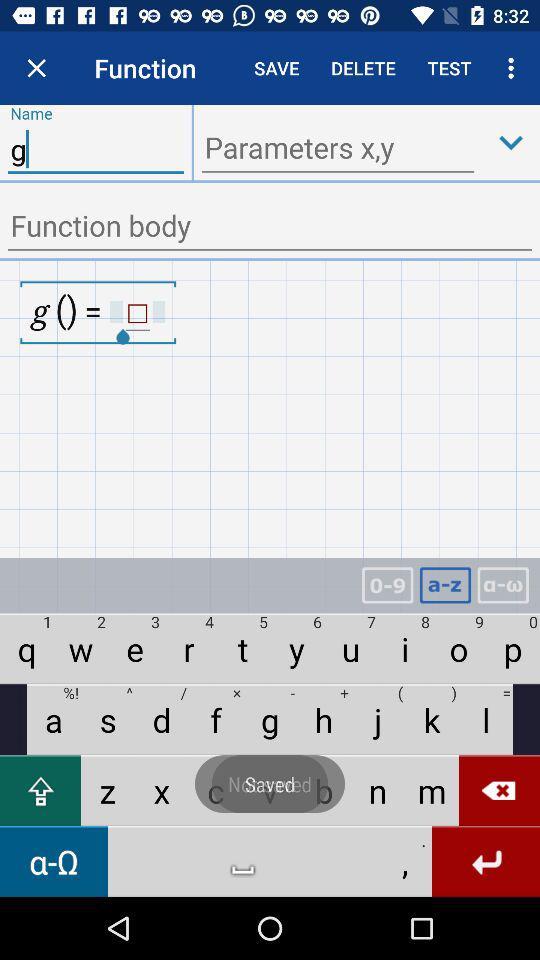  What do you see at coordinates (449, 68) in the screenshot?
I see `test` at bounding box center [449, 68].